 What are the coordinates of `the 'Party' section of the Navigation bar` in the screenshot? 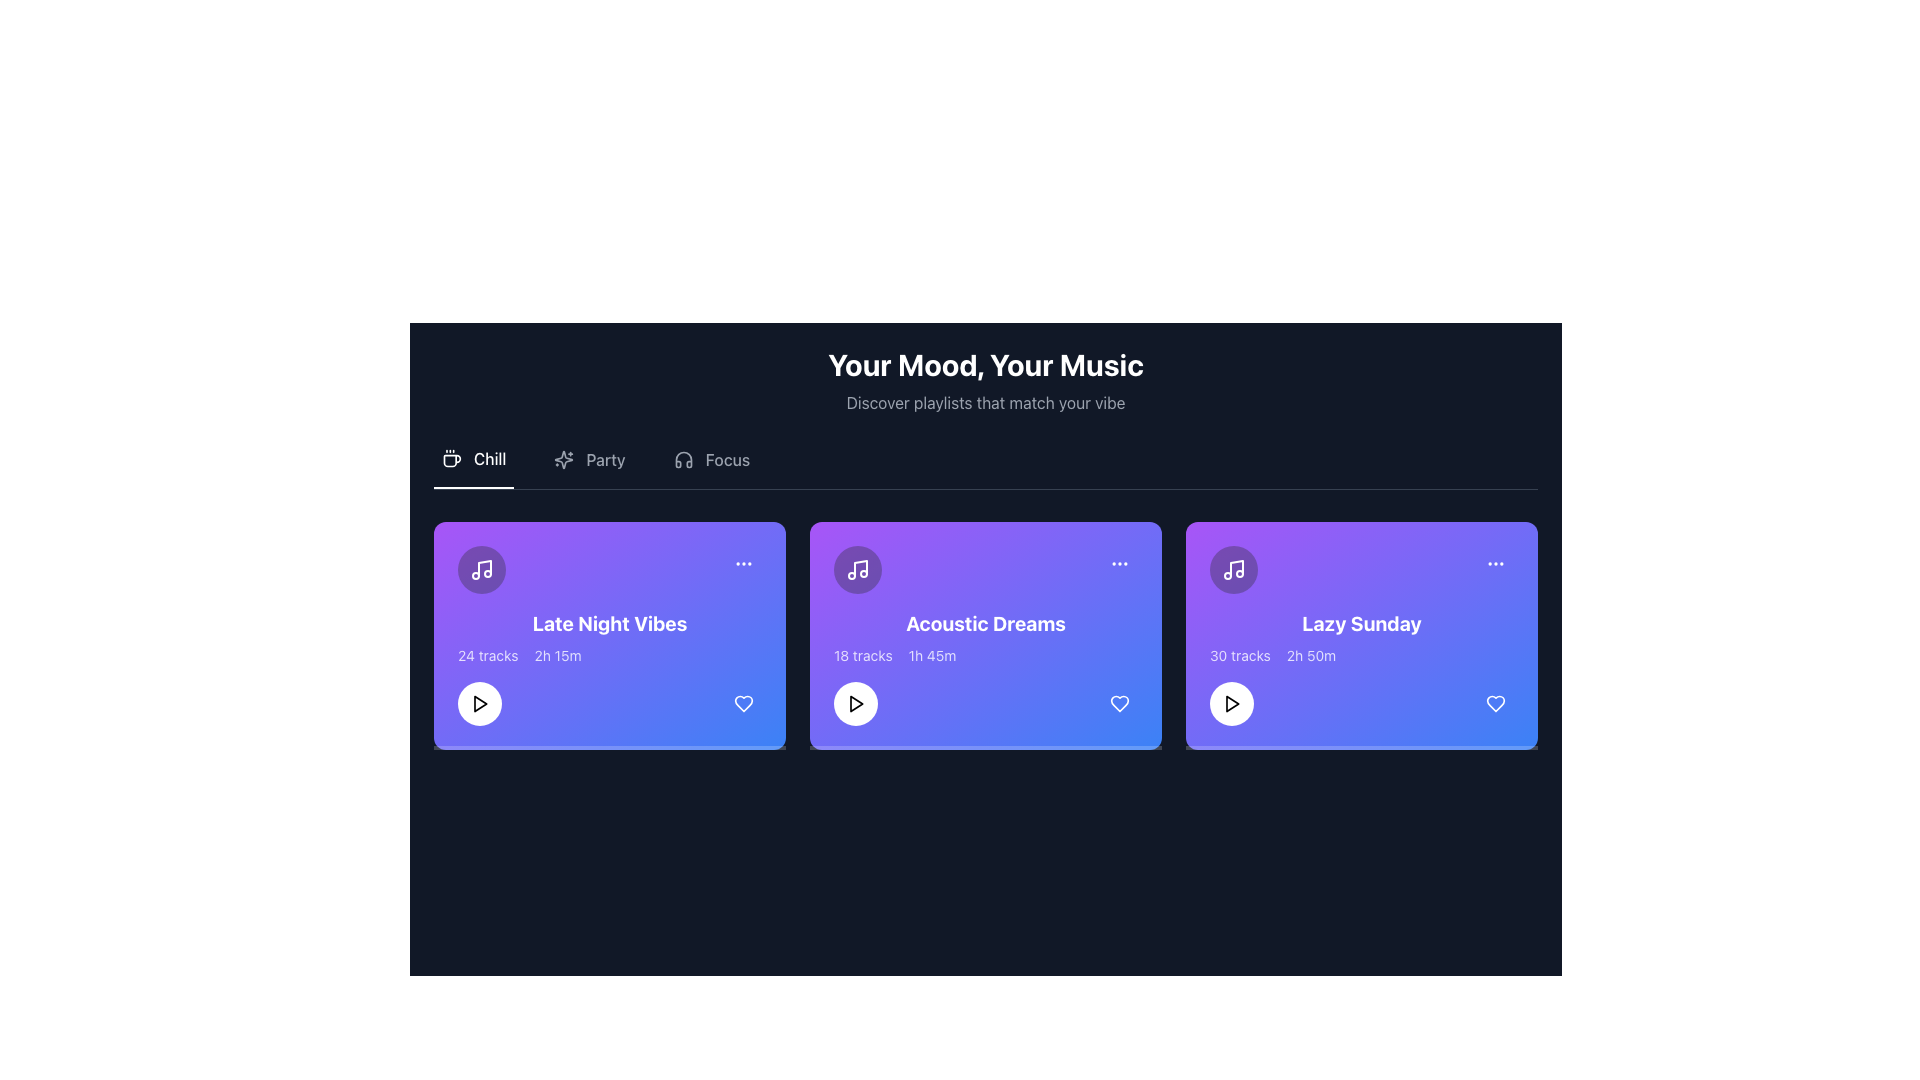 It's located at (985, 467).